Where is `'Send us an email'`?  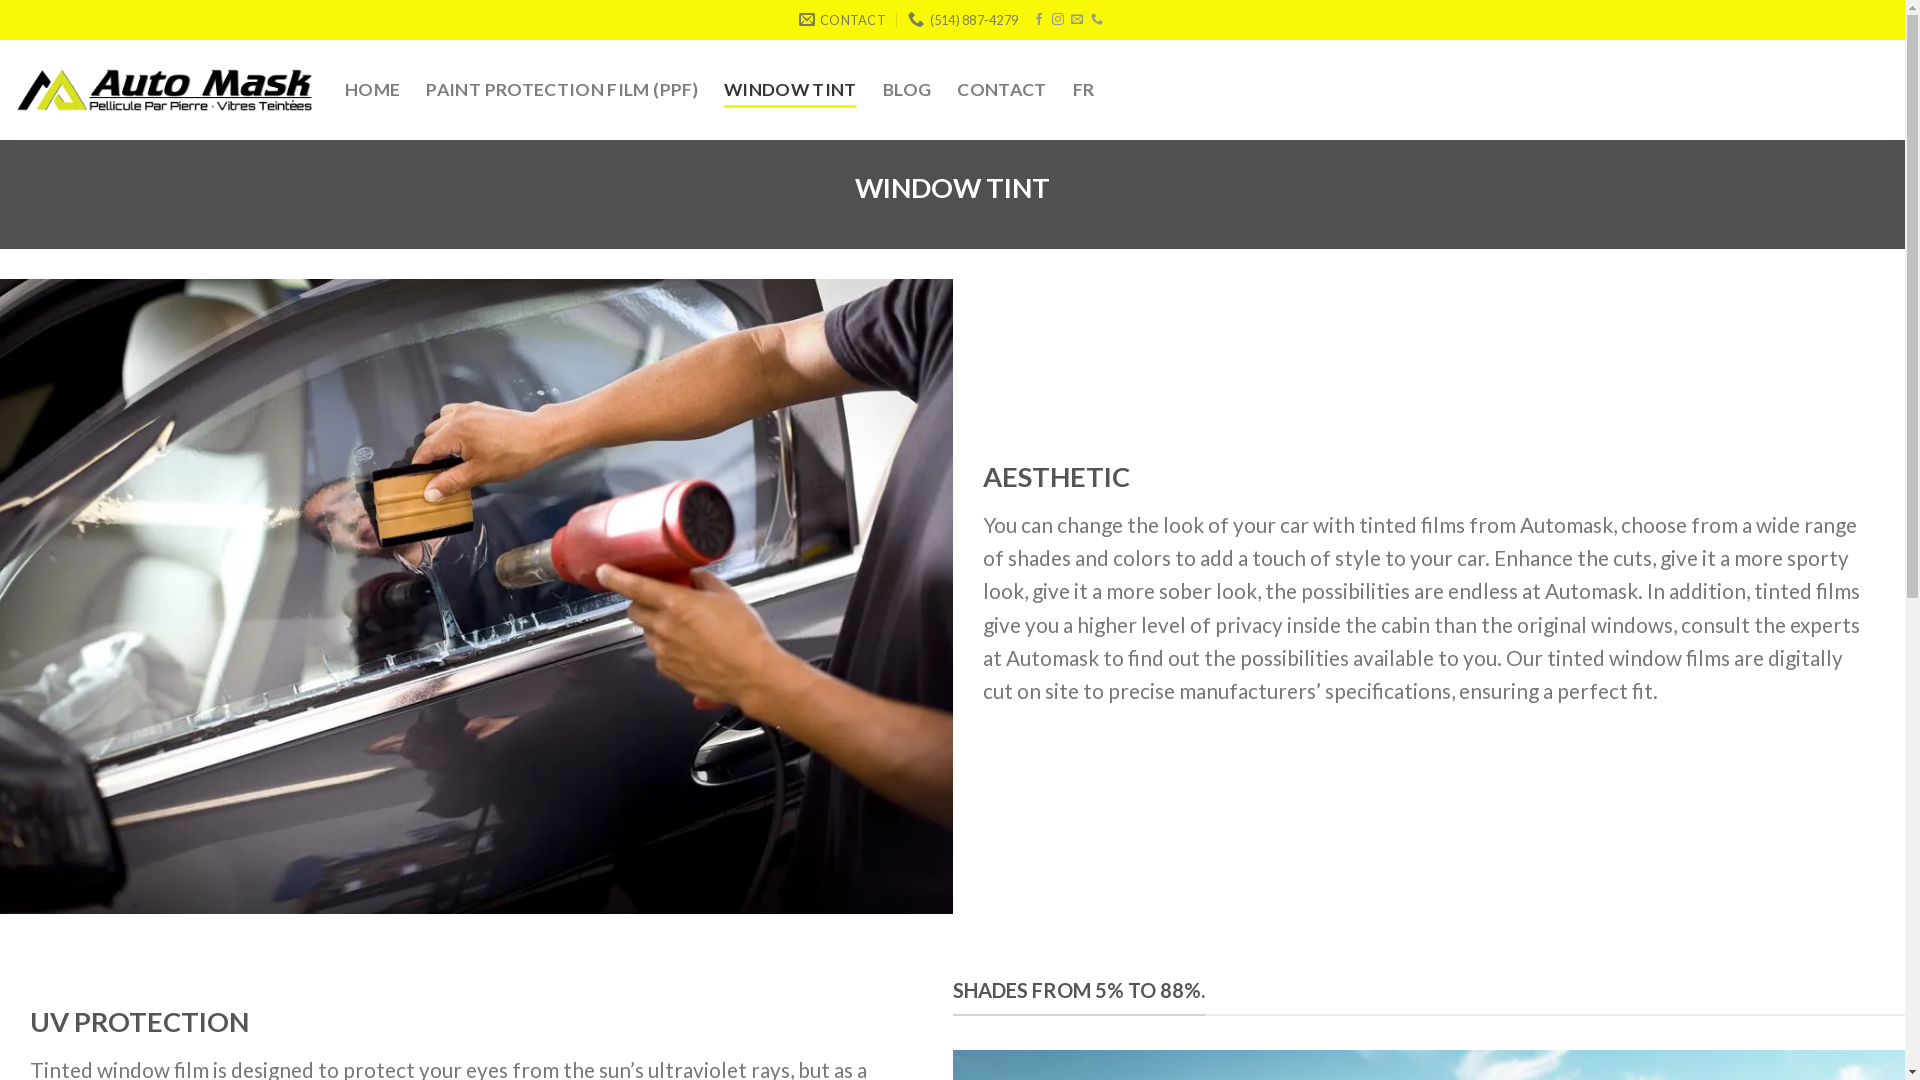
'Send us an email' is located at coordinates (1075, 19).